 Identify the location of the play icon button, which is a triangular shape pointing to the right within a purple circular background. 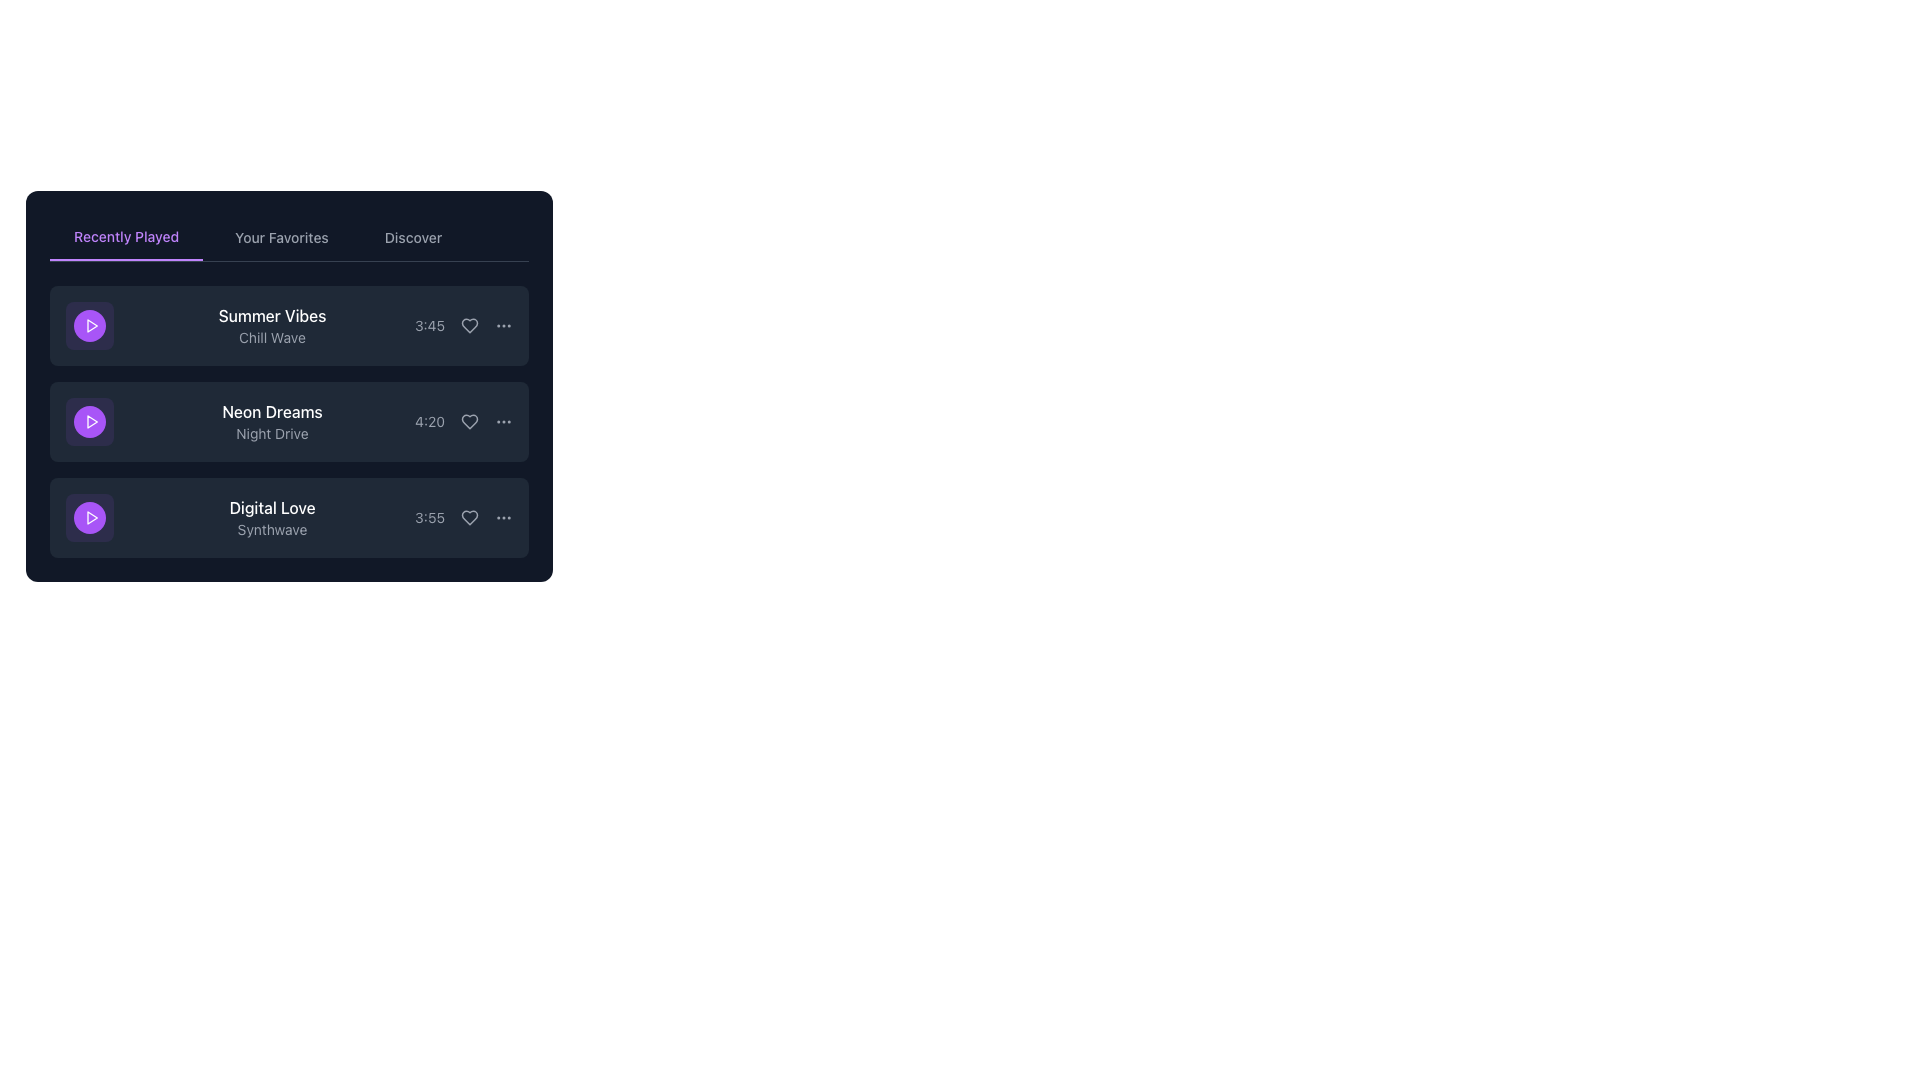
(90, 516).